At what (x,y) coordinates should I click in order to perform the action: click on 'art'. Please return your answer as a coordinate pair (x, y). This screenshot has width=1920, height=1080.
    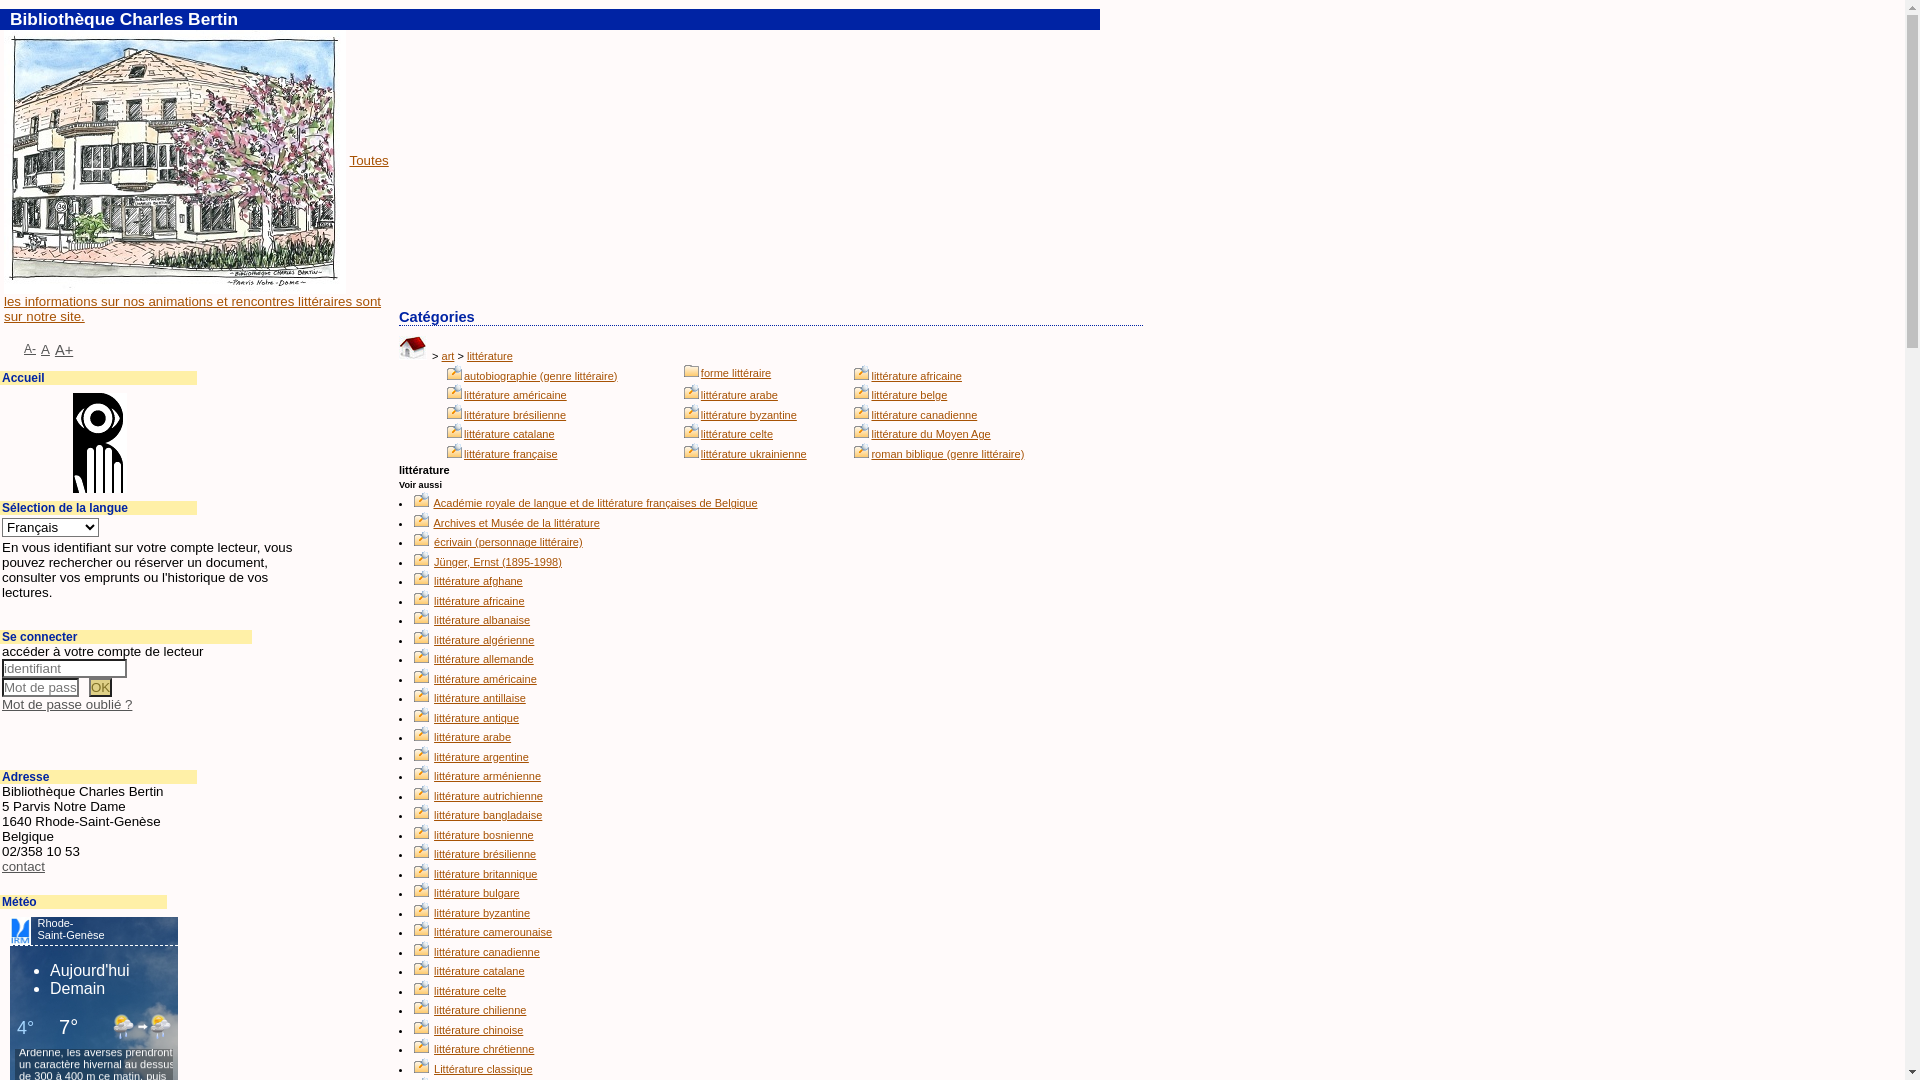
    Looking at the image, I should click on (447, 354).